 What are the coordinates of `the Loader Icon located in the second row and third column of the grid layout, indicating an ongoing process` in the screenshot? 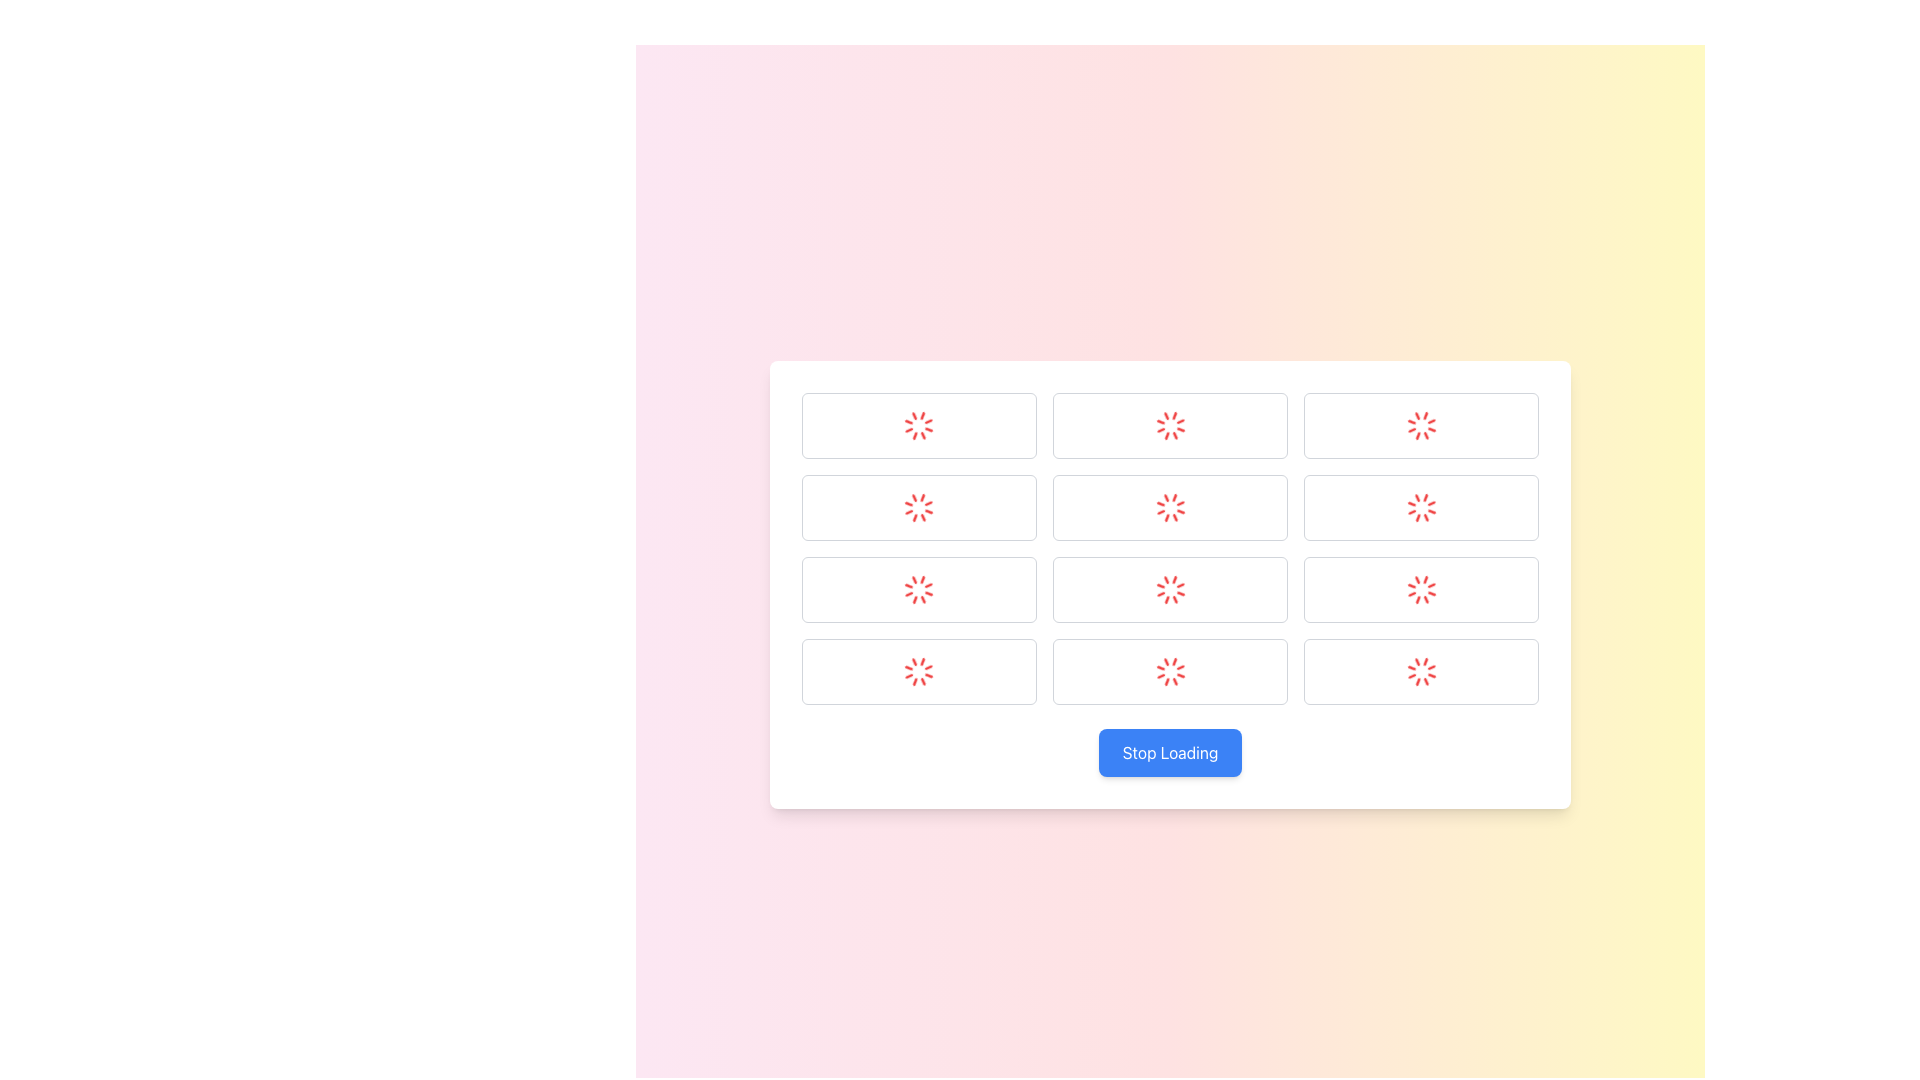 It's located at (1420, 507).